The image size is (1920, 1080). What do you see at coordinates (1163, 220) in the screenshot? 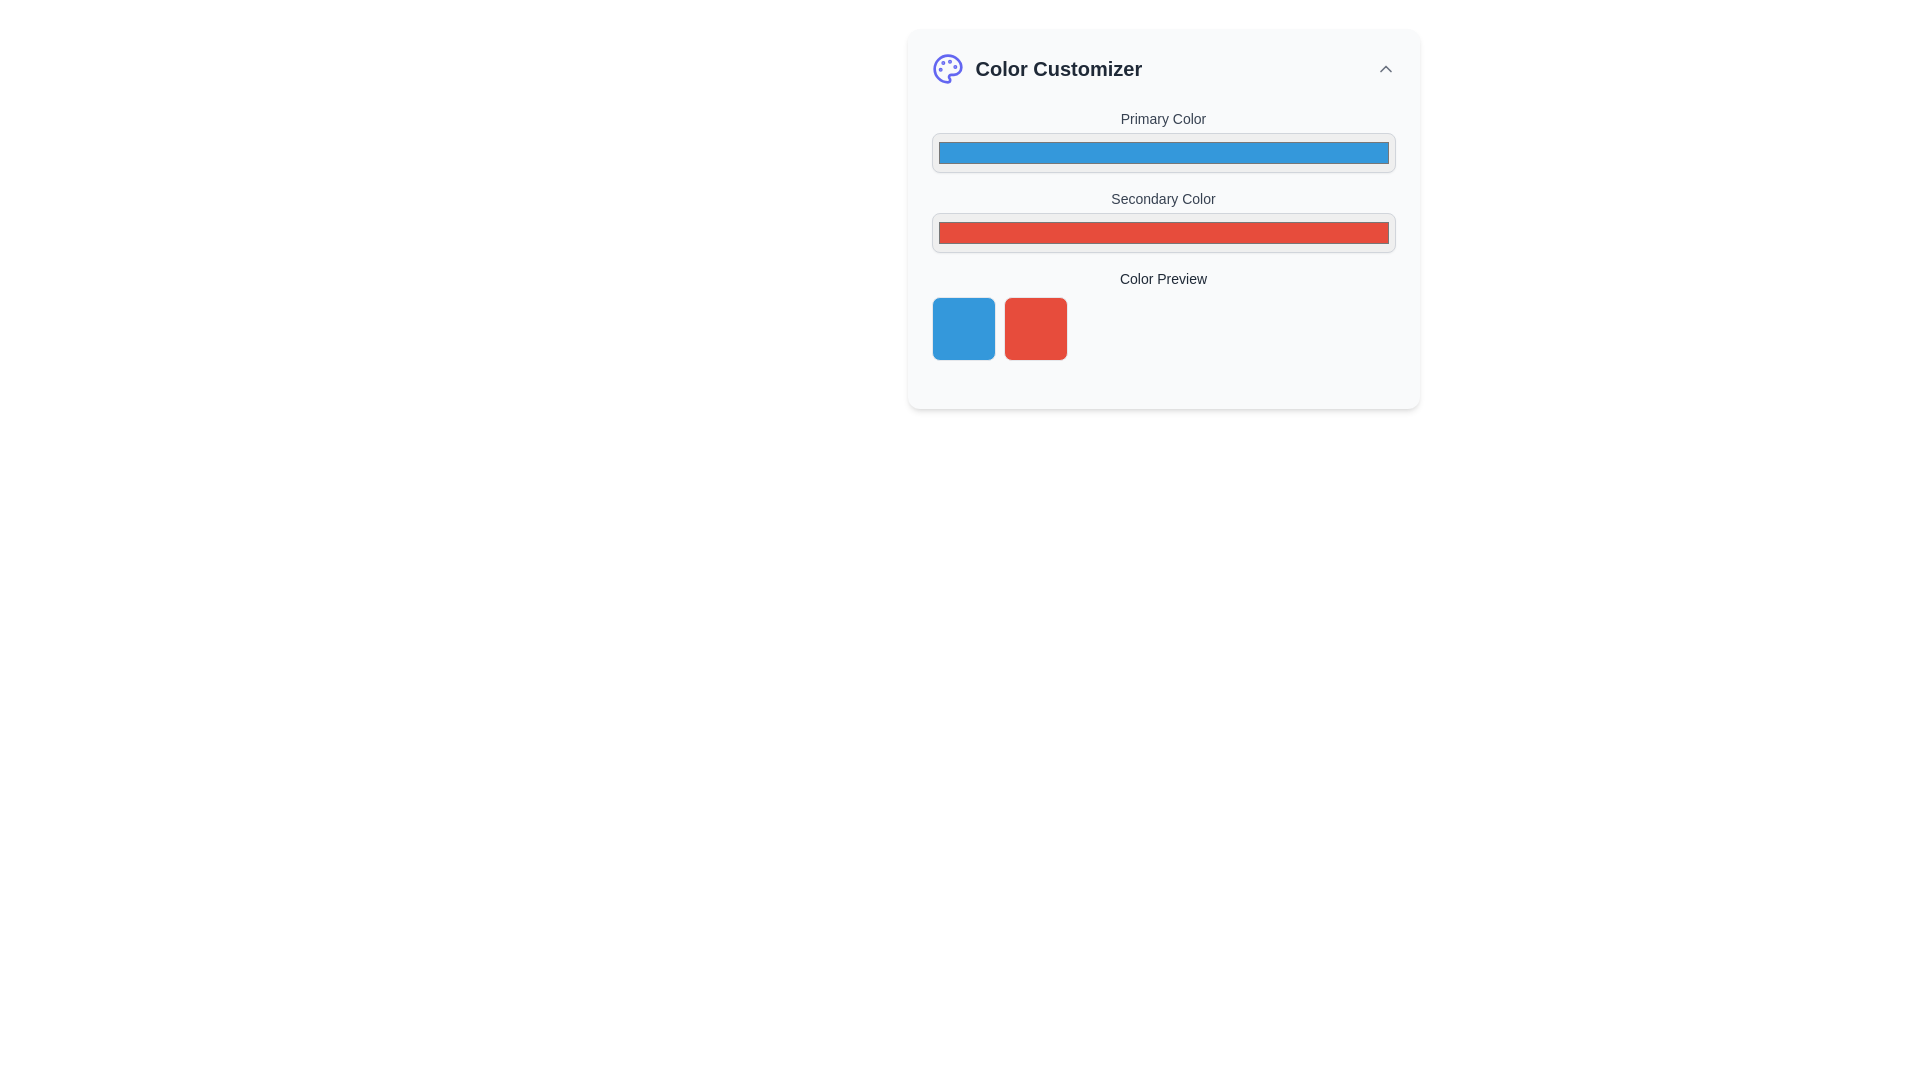
I see `the styled HTML color input field labeled 'Secondary Color'` at bounding box center [1163, 220].